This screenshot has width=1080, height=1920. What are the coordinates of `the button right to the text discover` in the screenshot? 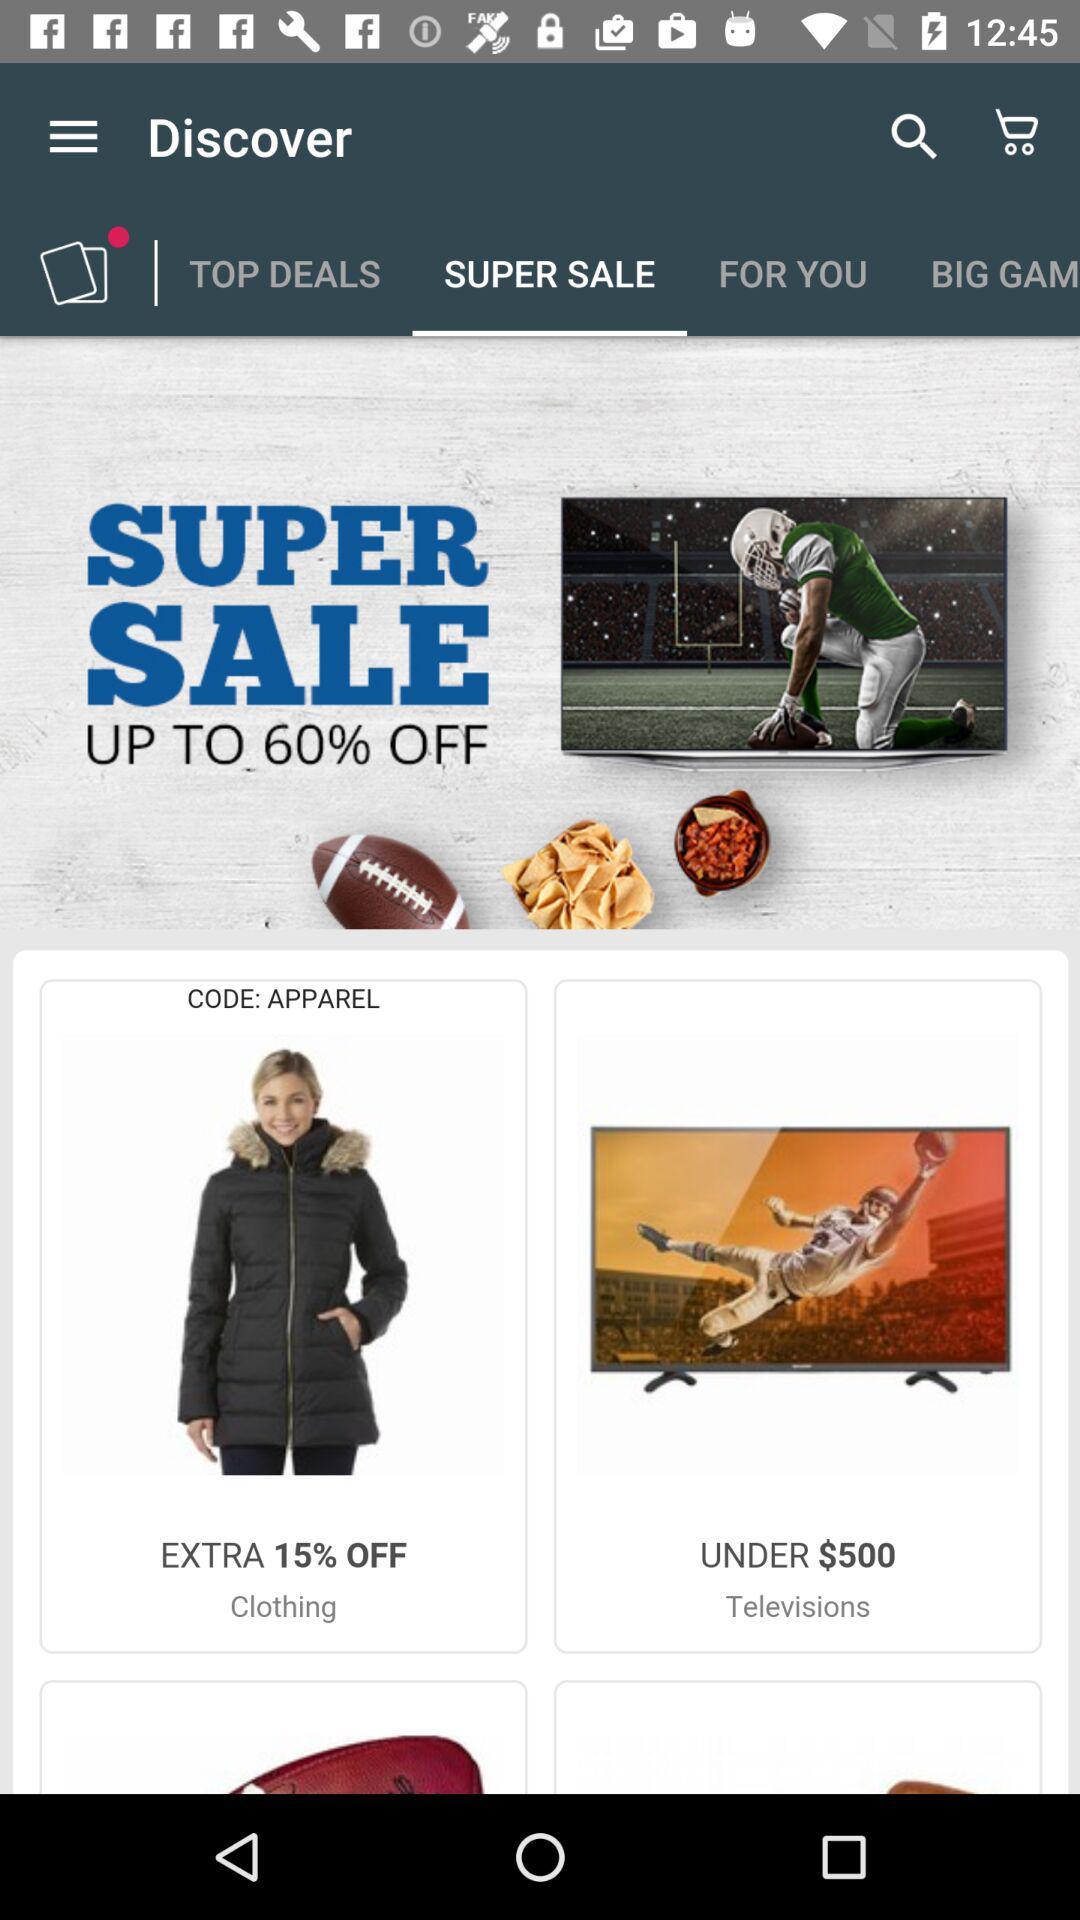 It's located at (914, 135).